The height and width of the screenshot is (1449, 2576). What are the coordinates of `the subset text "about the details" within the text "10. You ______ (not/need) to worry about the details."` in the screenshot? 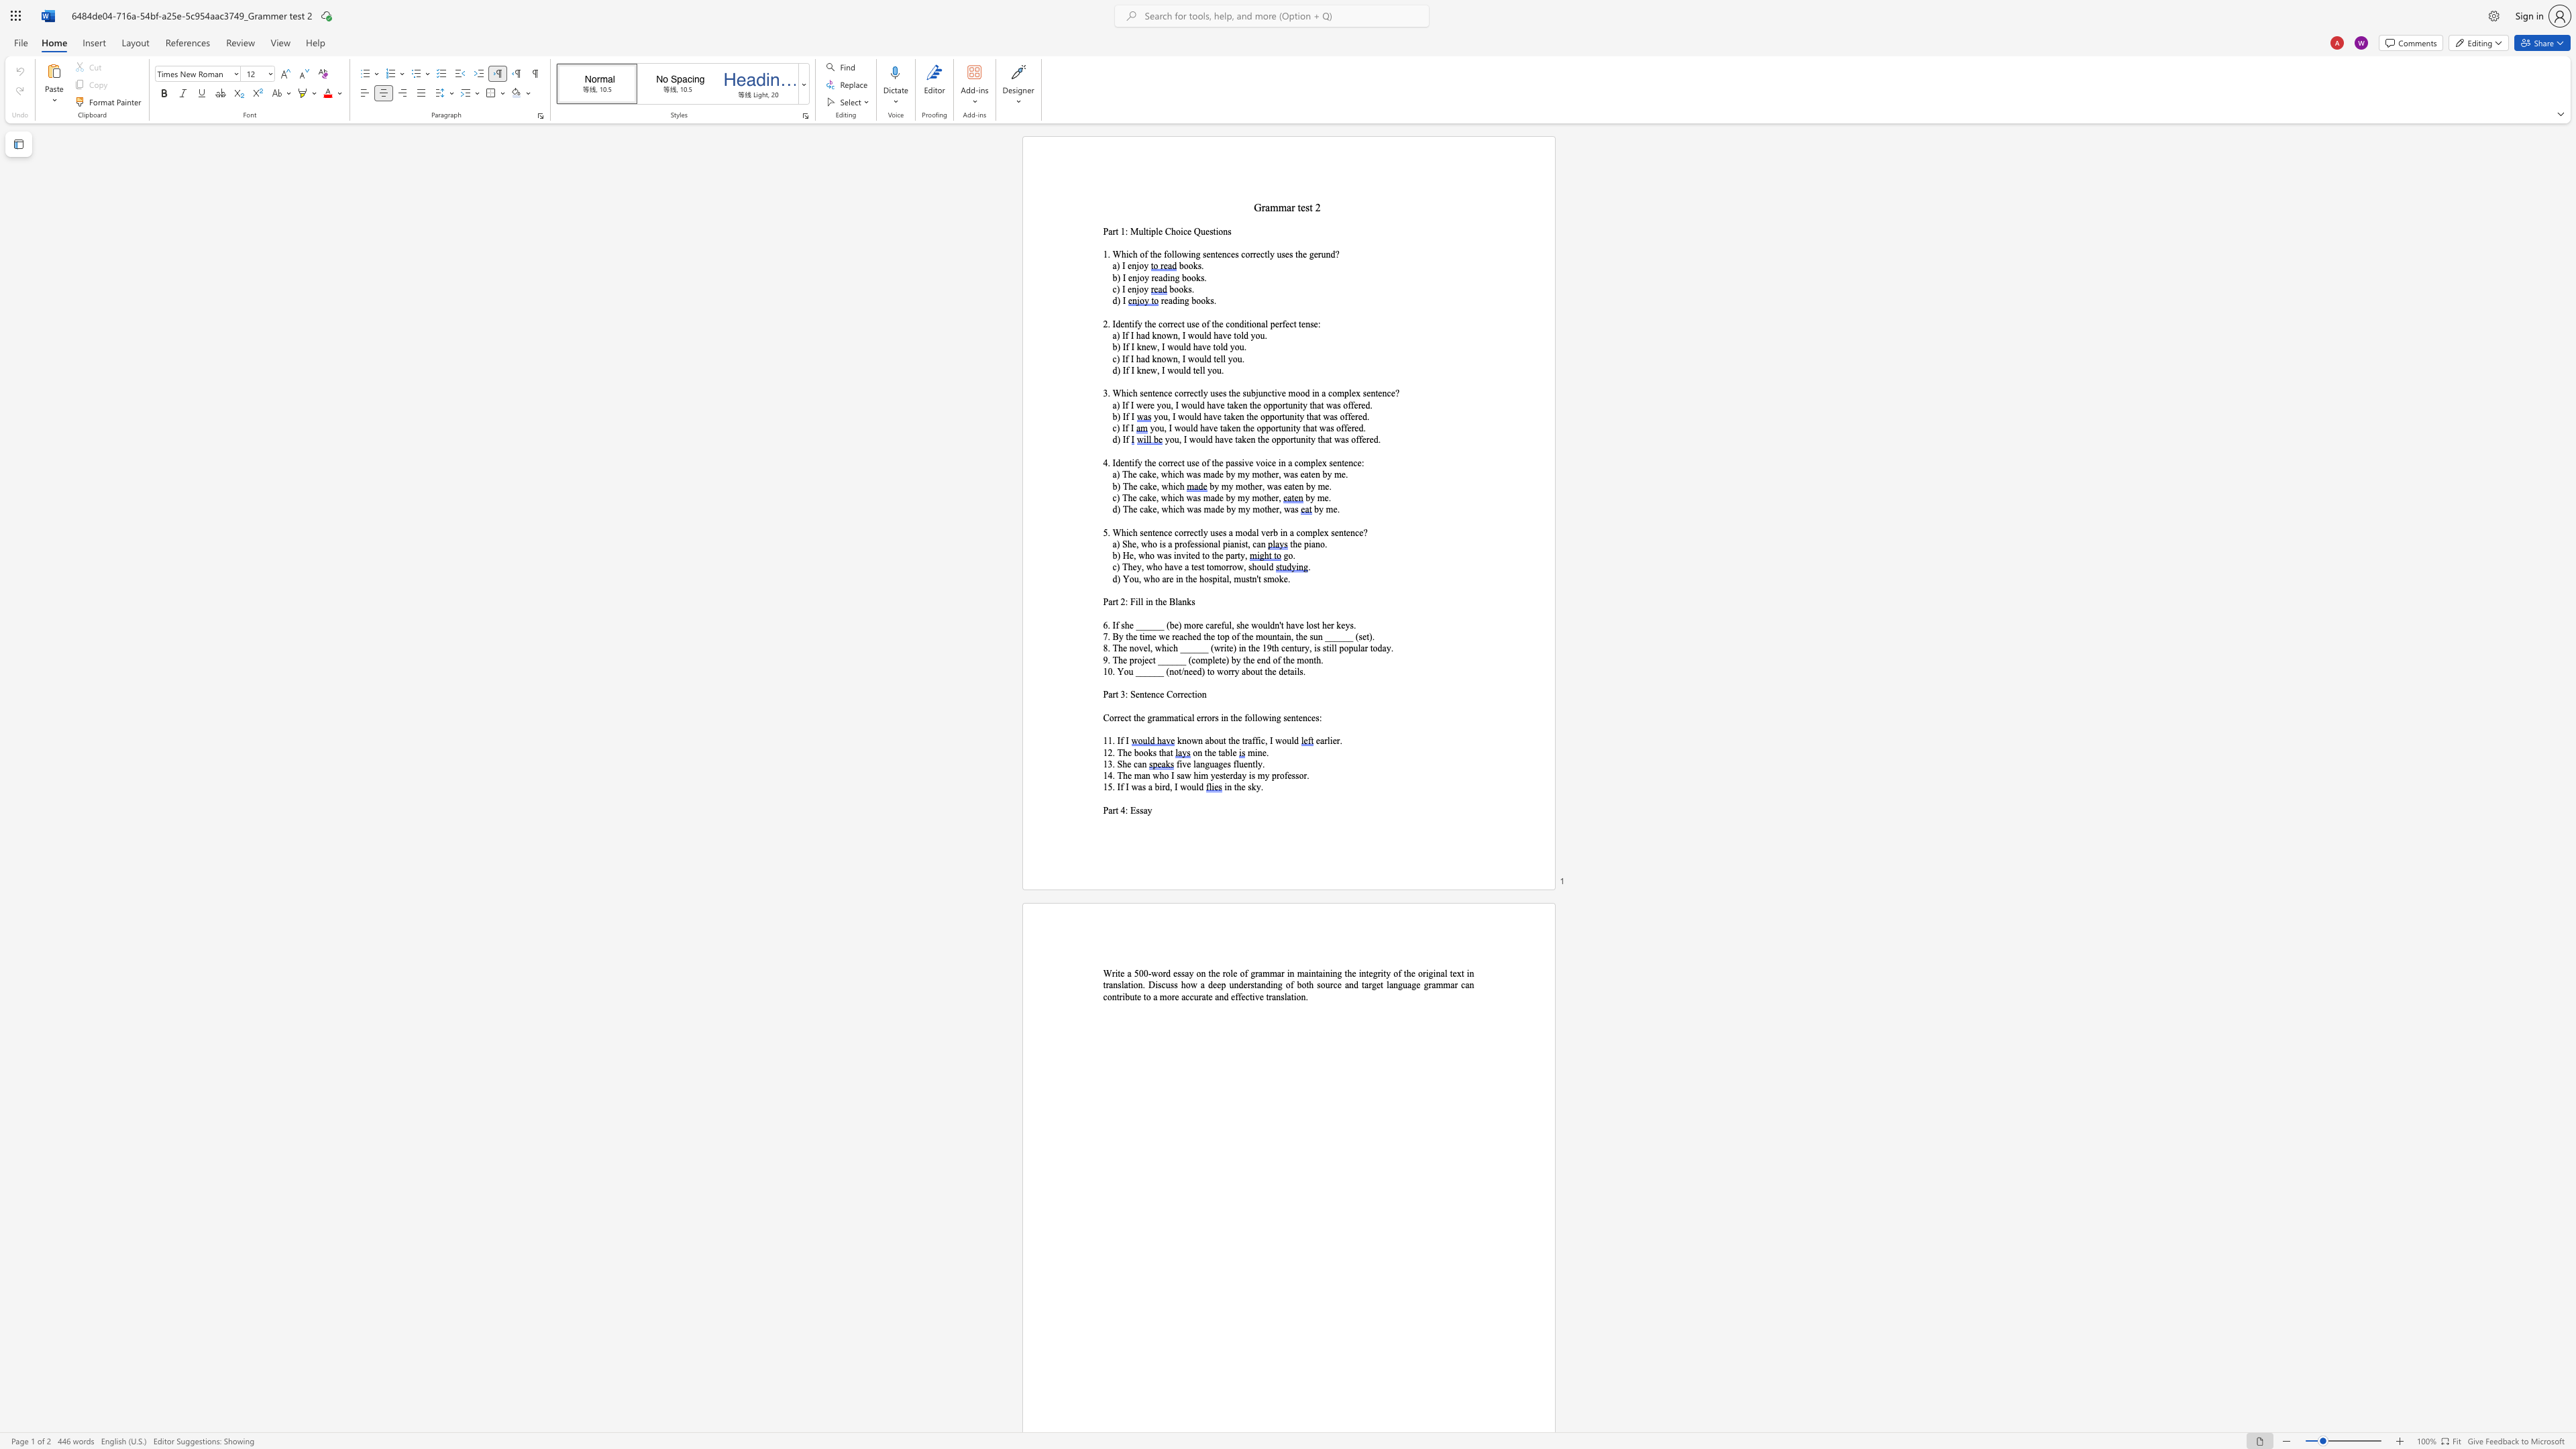 It's located at (1240, 672).